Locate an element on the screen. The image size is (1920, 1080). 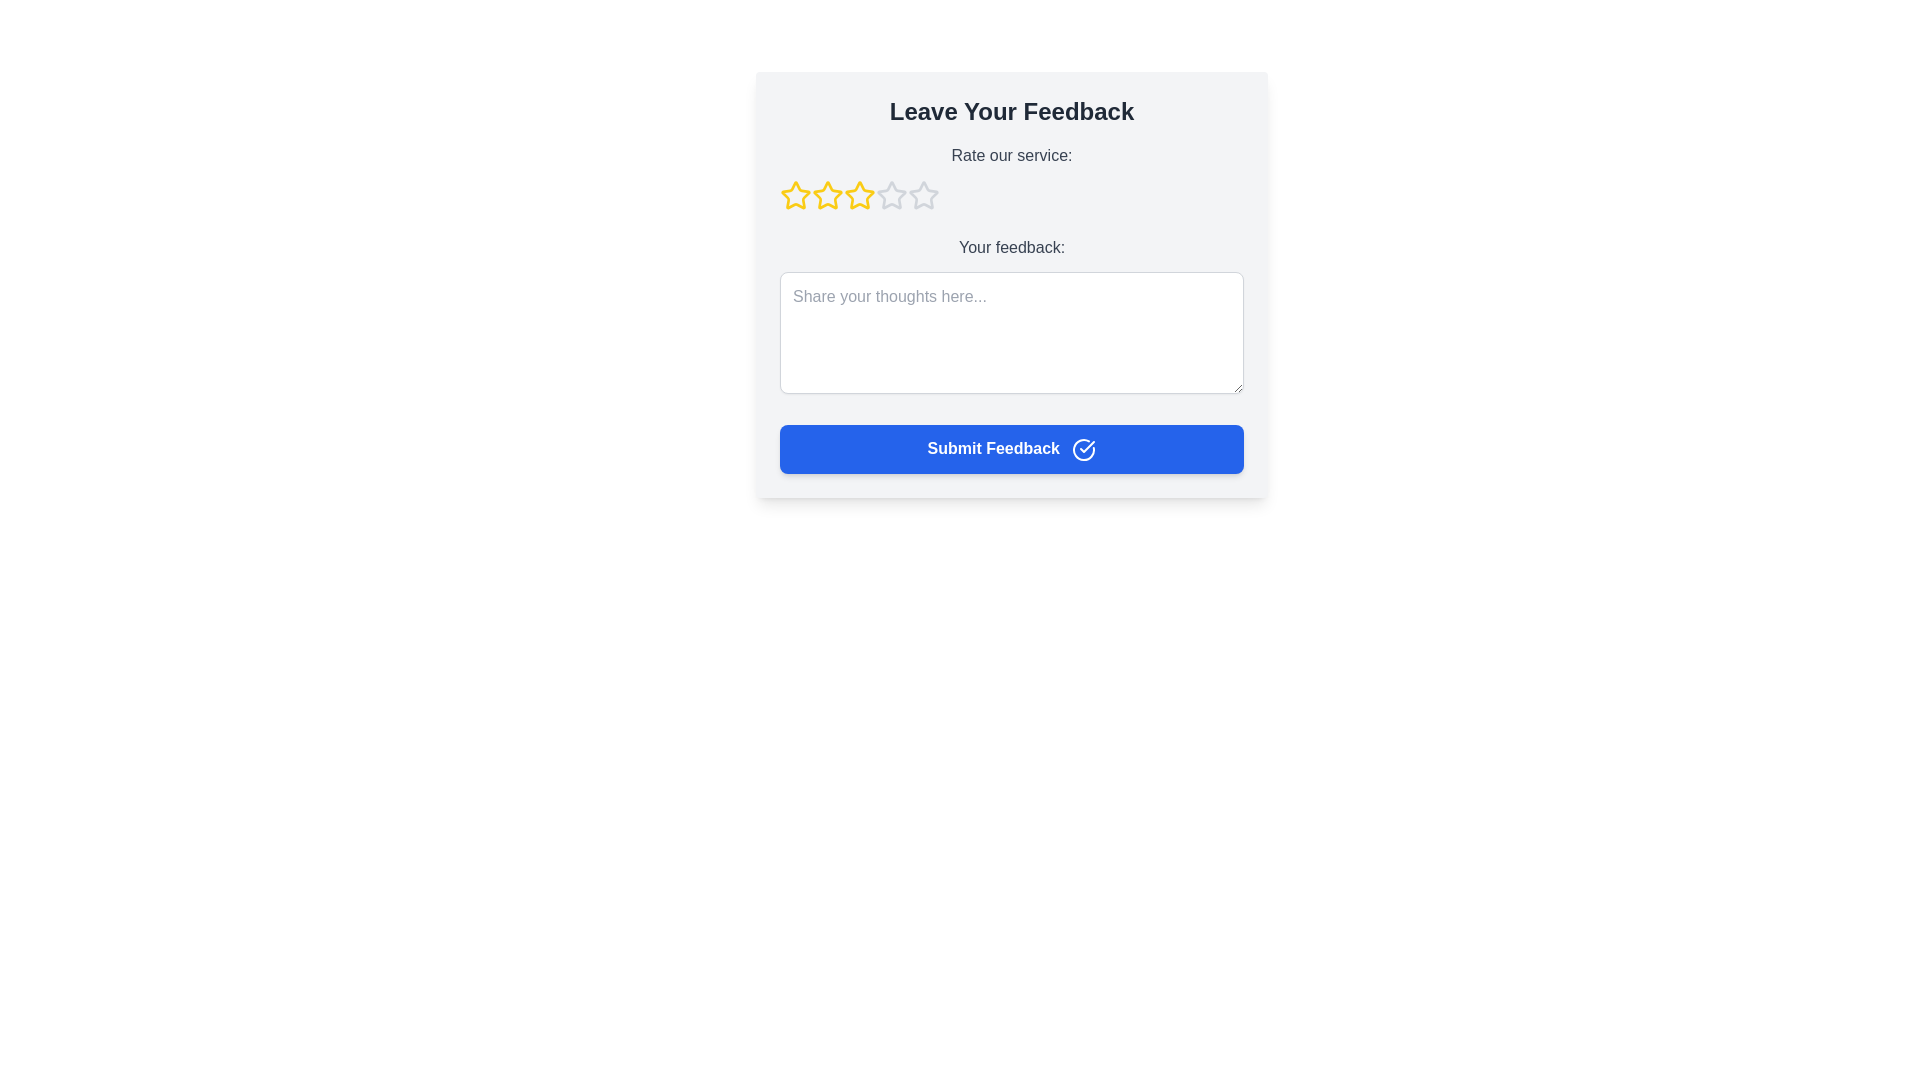
the interactive star icons in the rating widget to set a user rating for the service, located between the 'Leave Your Feedback' title and the 'Your feedback:' section is located at coordinates (1012, 176).